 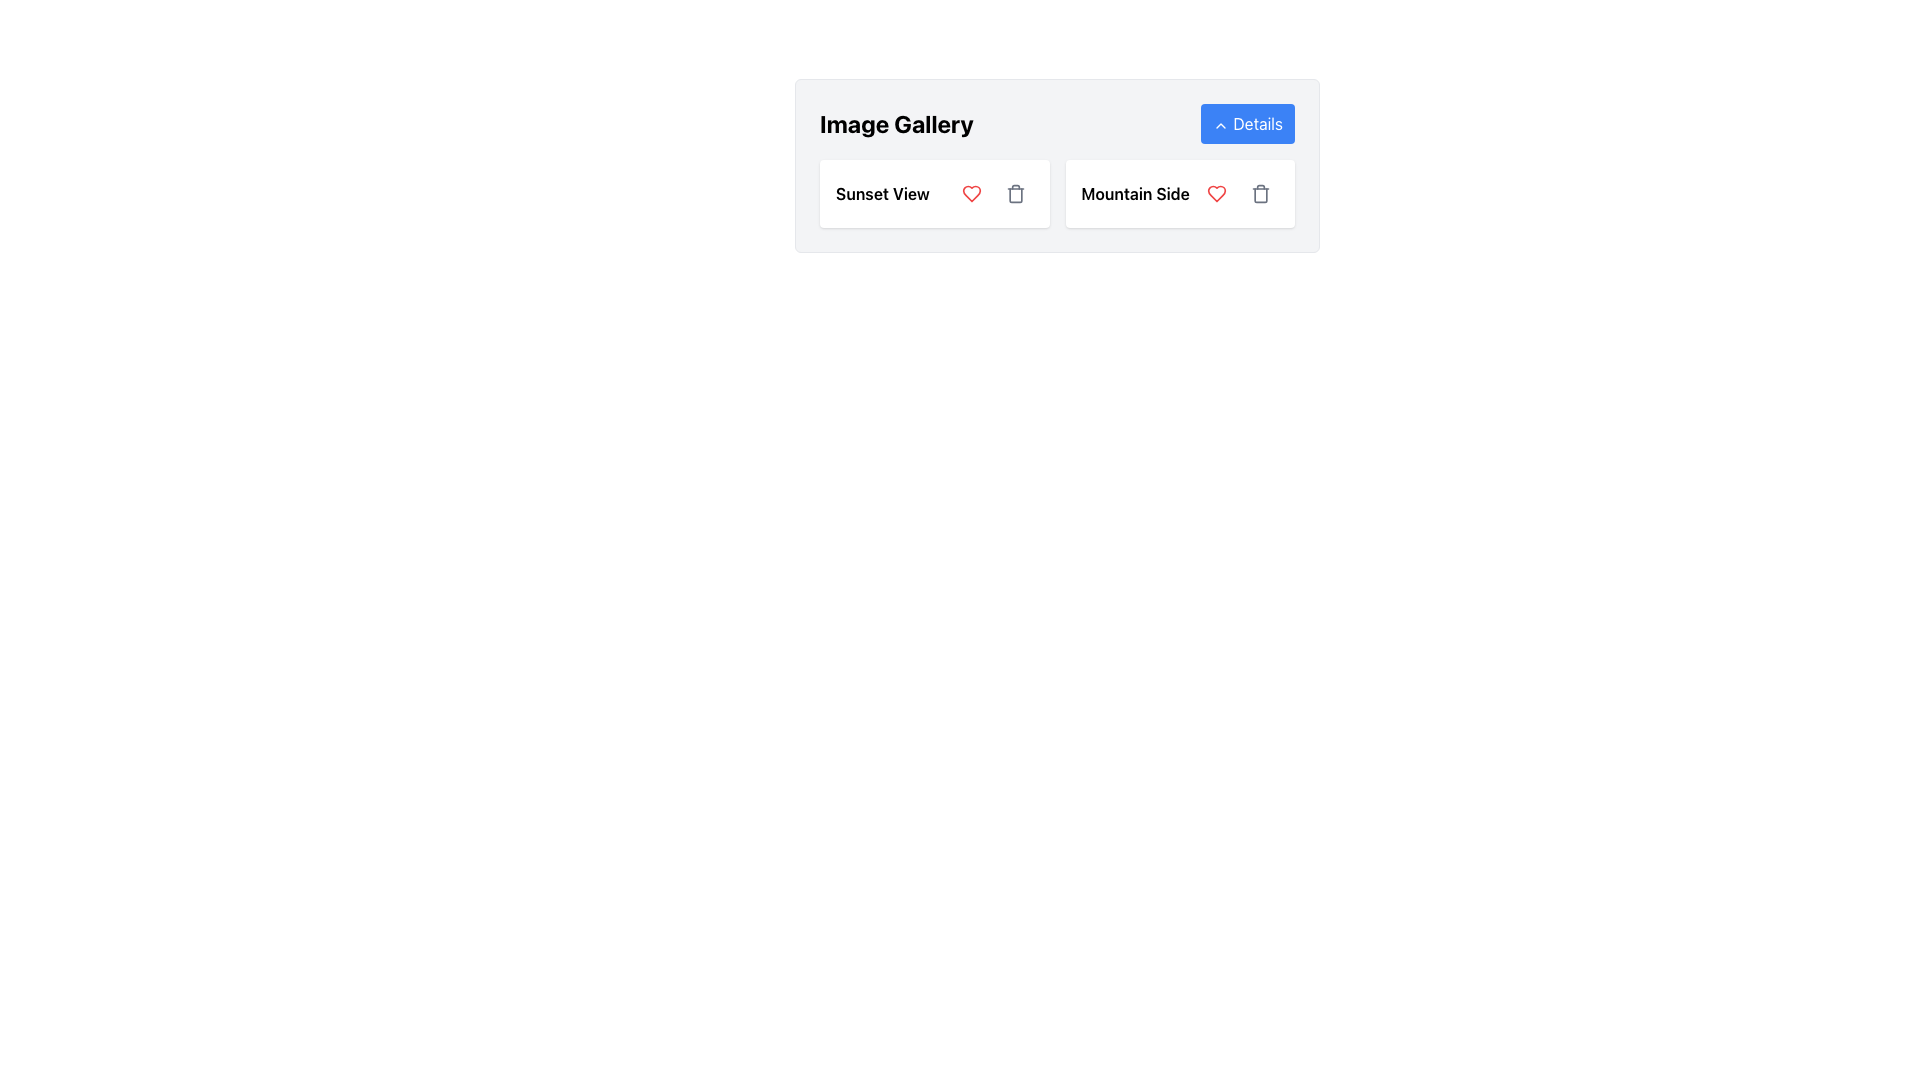 I want to click on the trash can icon located on the right end of the 'Mountain Side' card in the 'Image Gallery' interface, so click(x=1260, y=193).